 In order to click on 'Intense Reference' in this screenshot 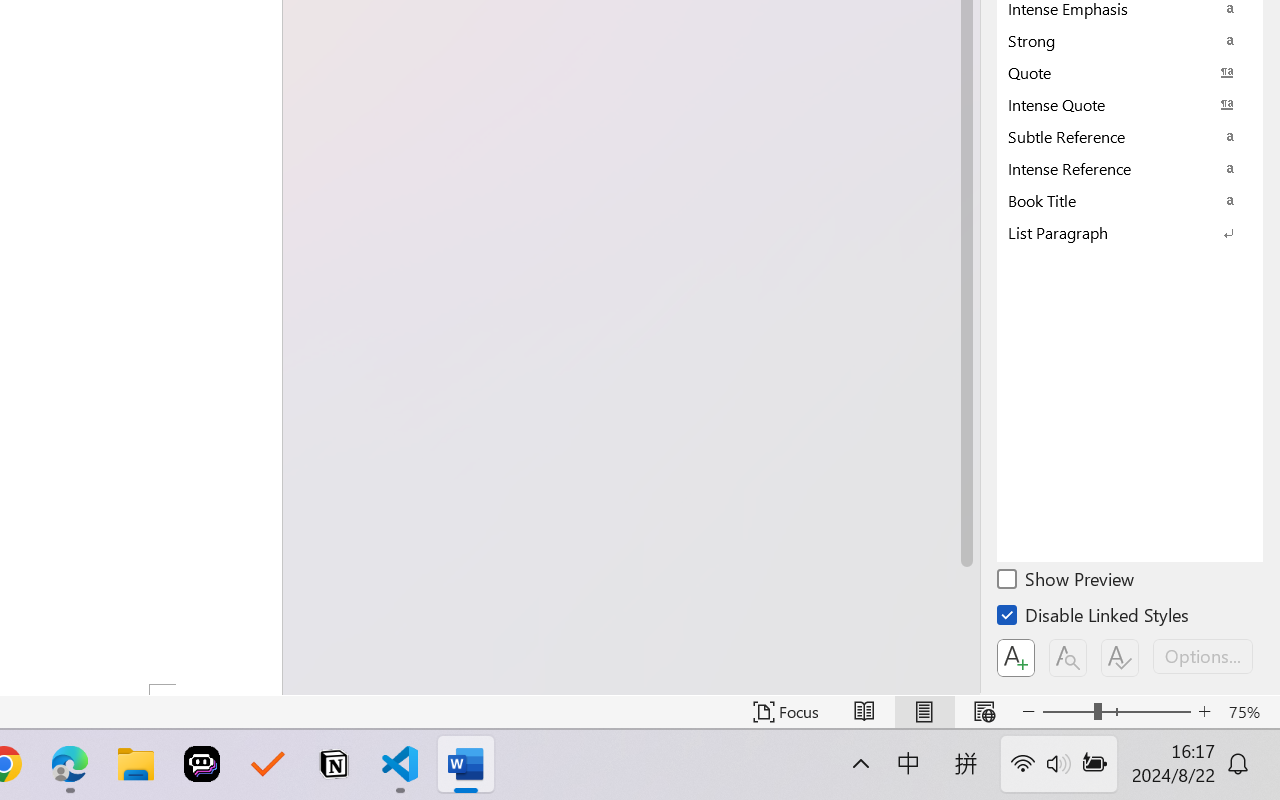, I will do `click(1130, 167)`.